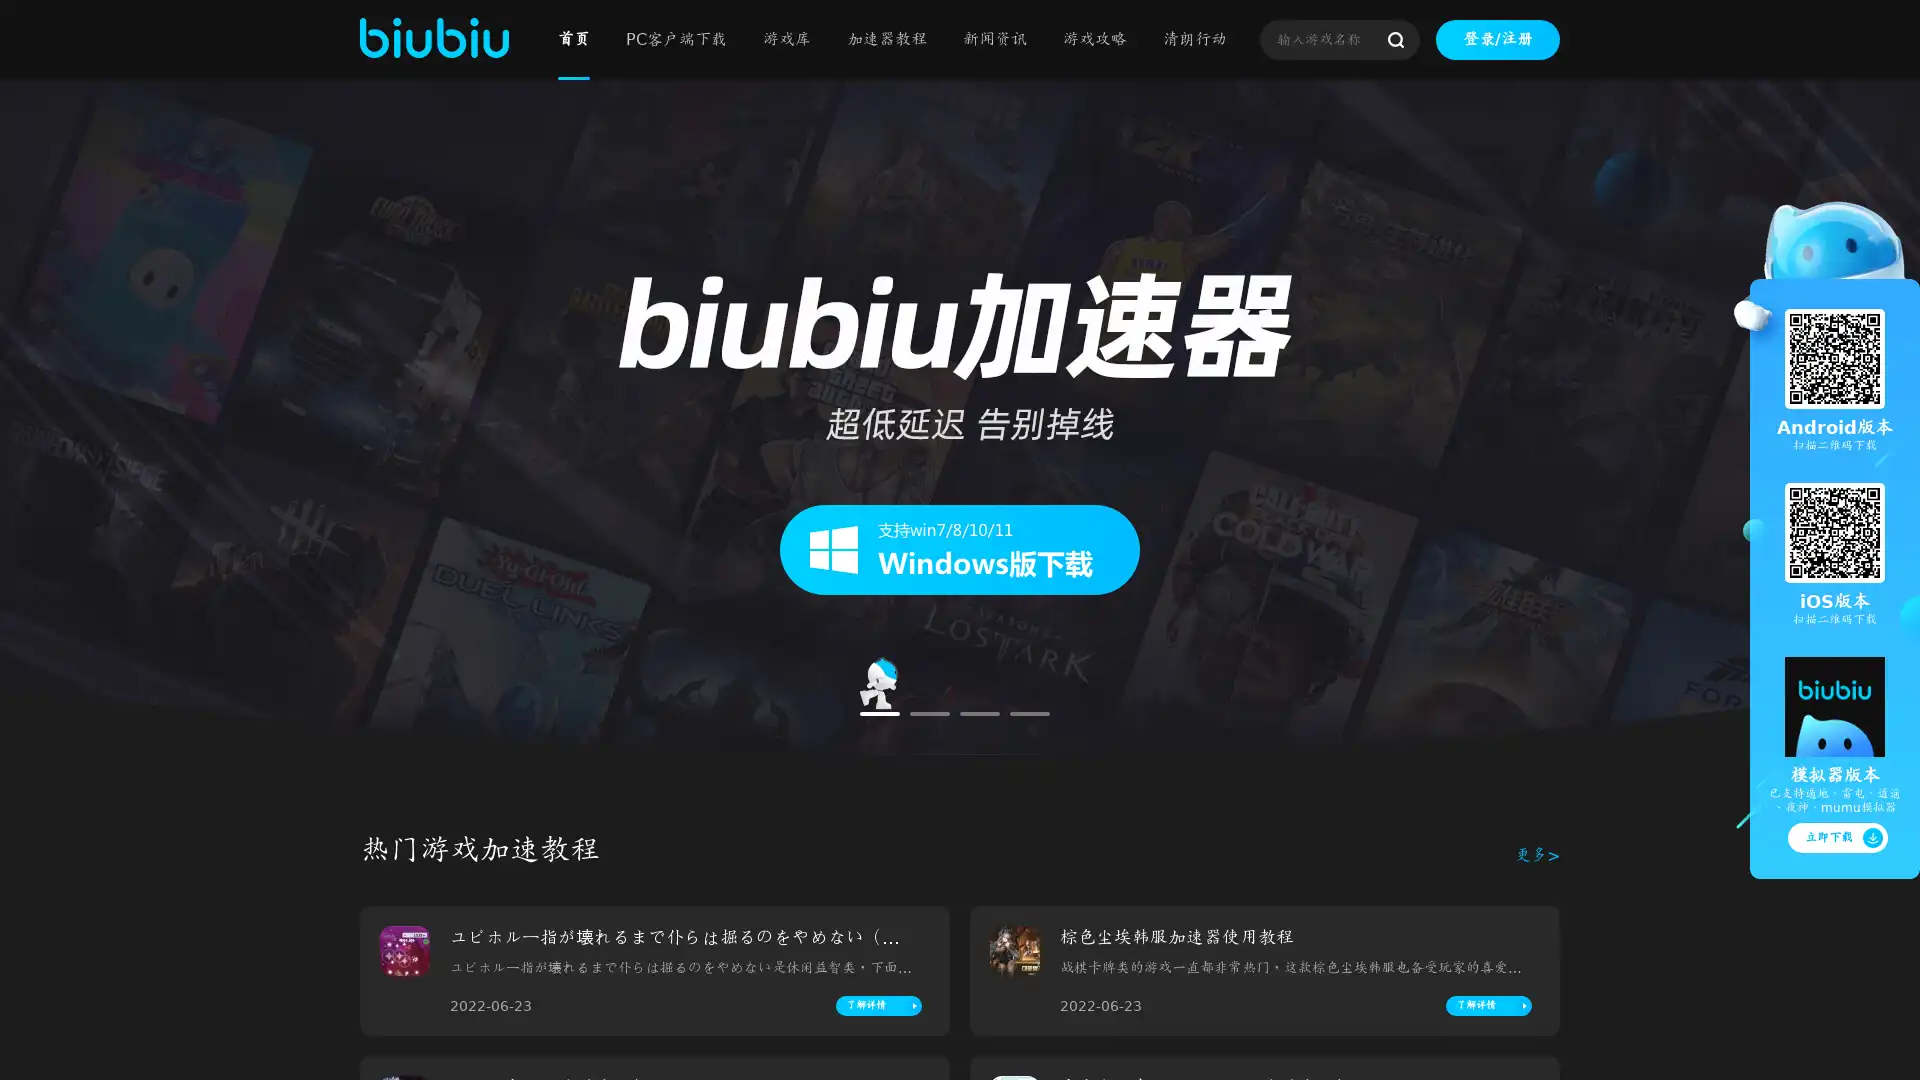 Image resolution: width=1920 pixels, height=1080 pixels. I want to click on Go to slide 4, so click(1030, 681).